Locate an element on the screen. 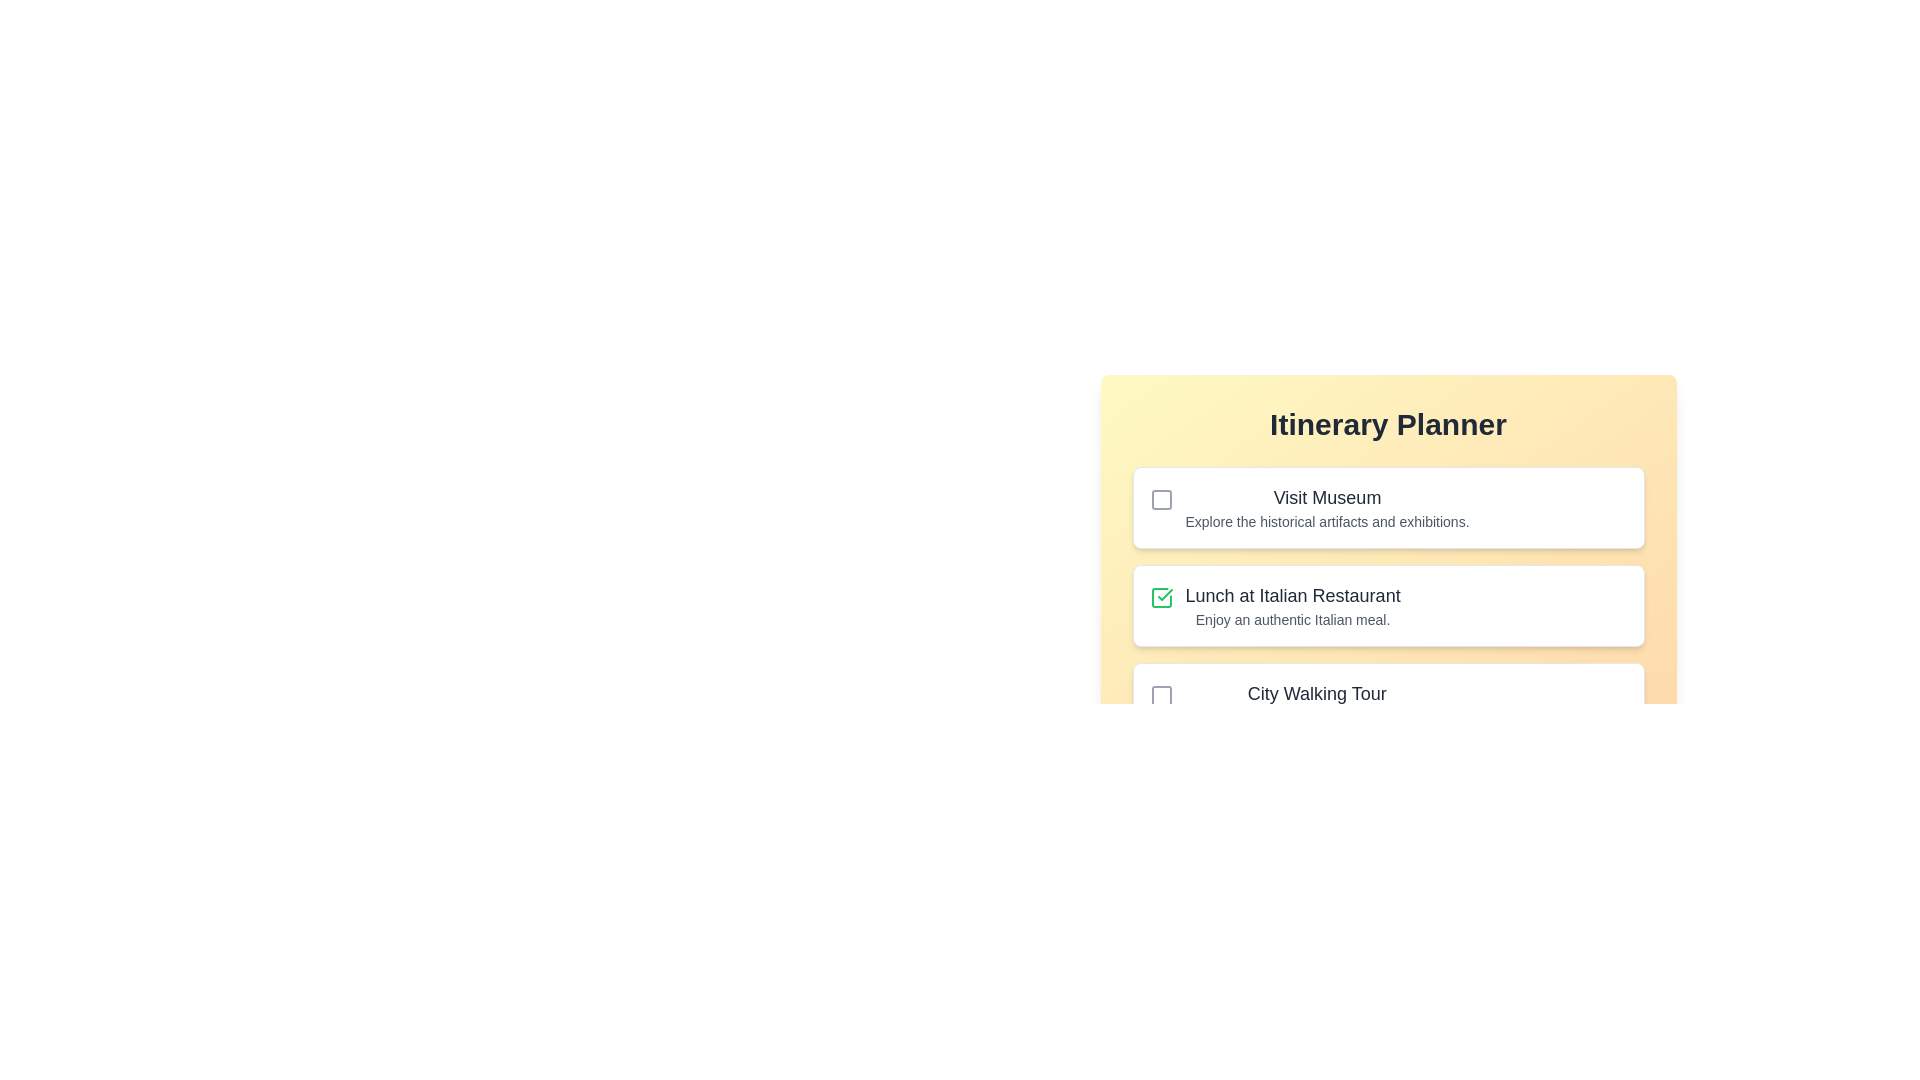  the status icon representing the 'City Walking Tour' task item is located at coordinates (1161, 694).